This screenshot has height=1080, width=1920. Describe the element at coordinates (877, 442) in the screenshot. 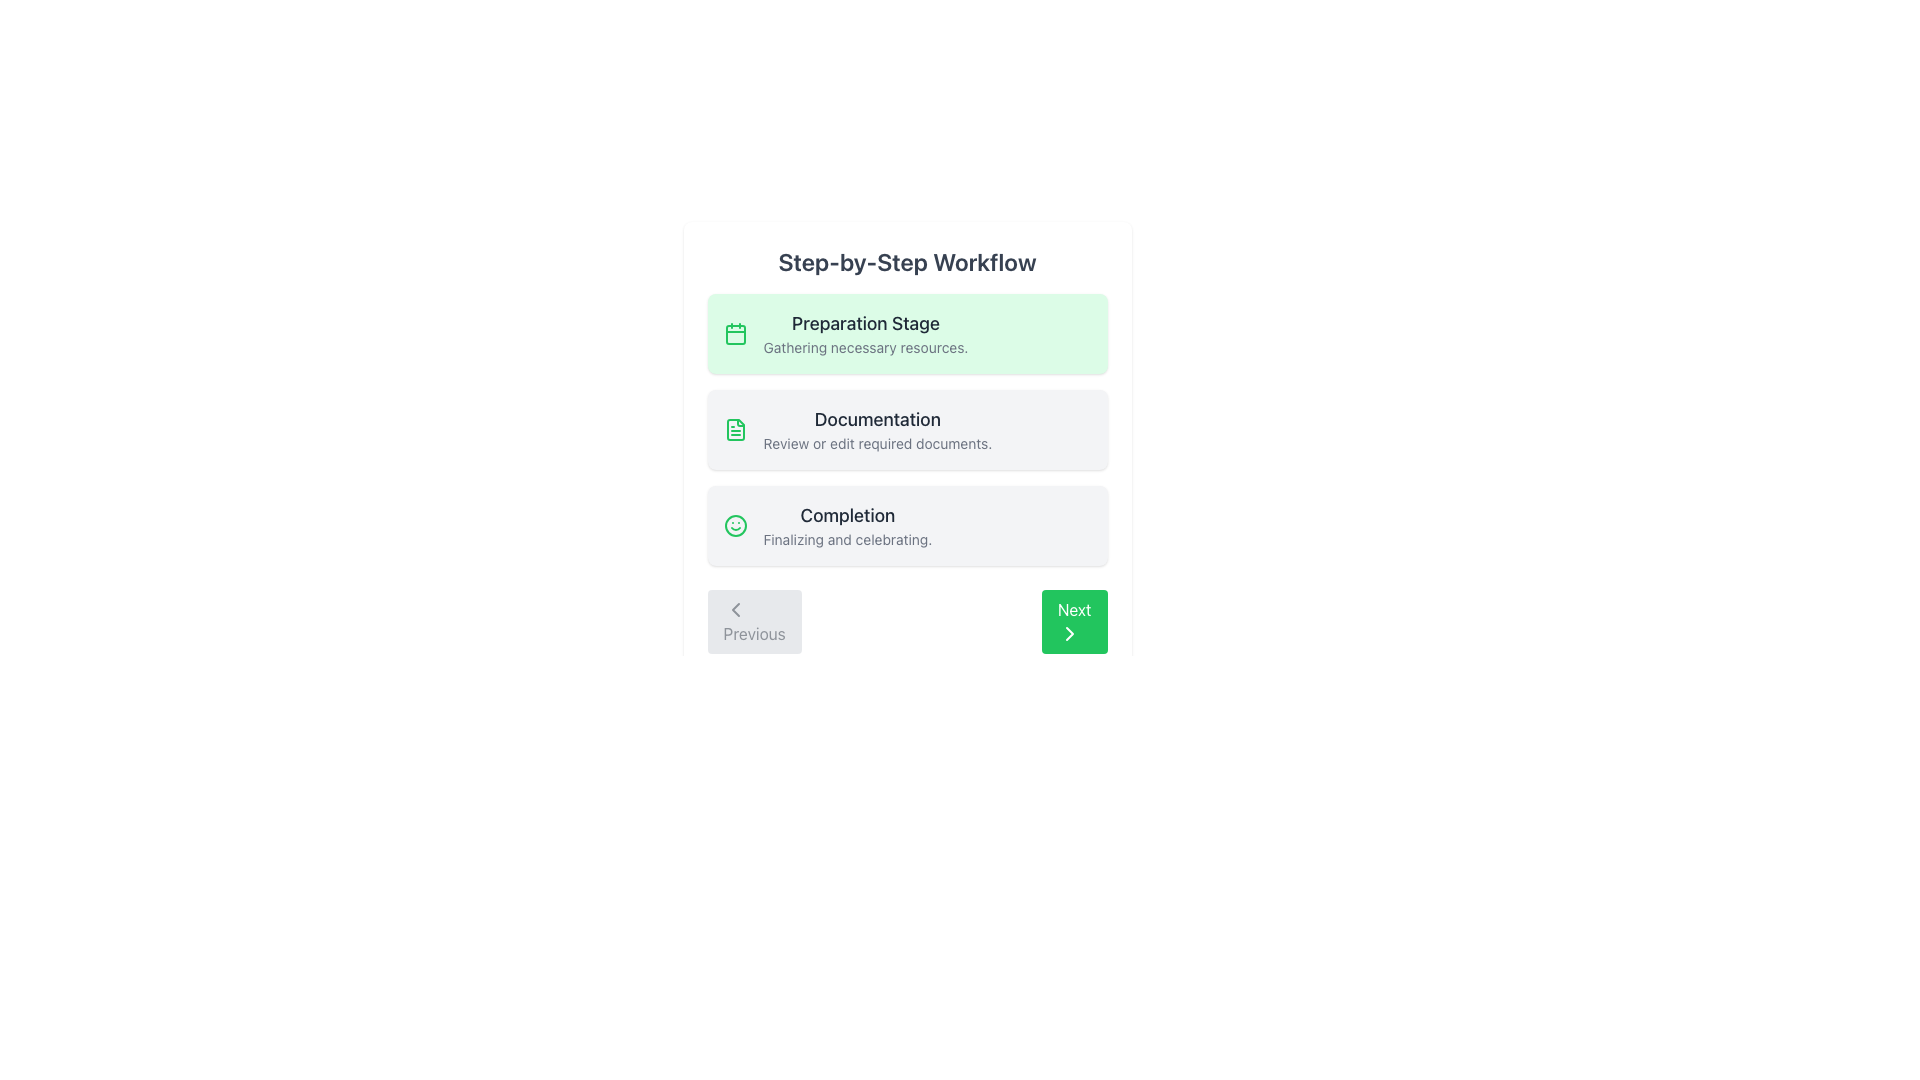

I see `the text label that reads 'Review or edit required documents.' positioned beneath the heading 'Documentation' in the central workflow card` at that location.